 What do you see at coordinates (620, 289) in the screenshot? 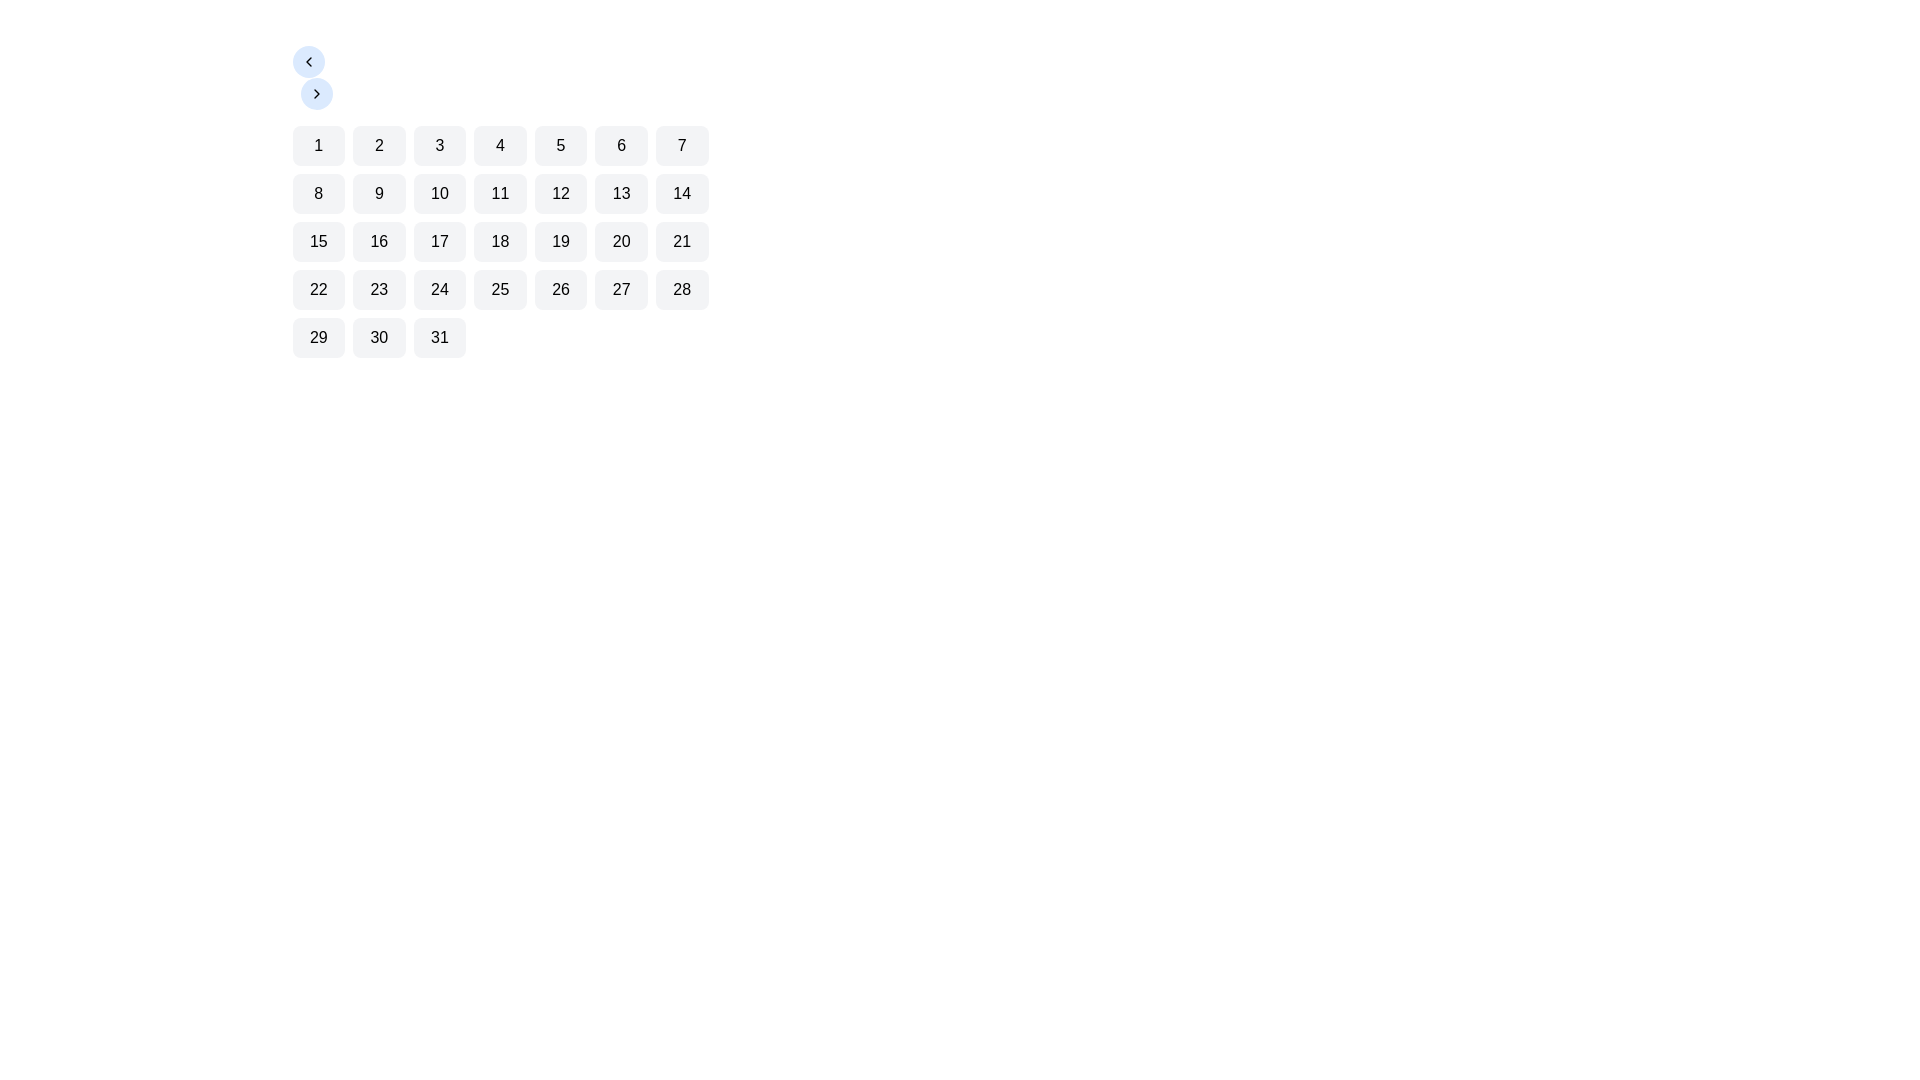
I see `the button representing the number 27 in the calendar grid located in the fourth row and sixth column` at bounding box center [620, 289].